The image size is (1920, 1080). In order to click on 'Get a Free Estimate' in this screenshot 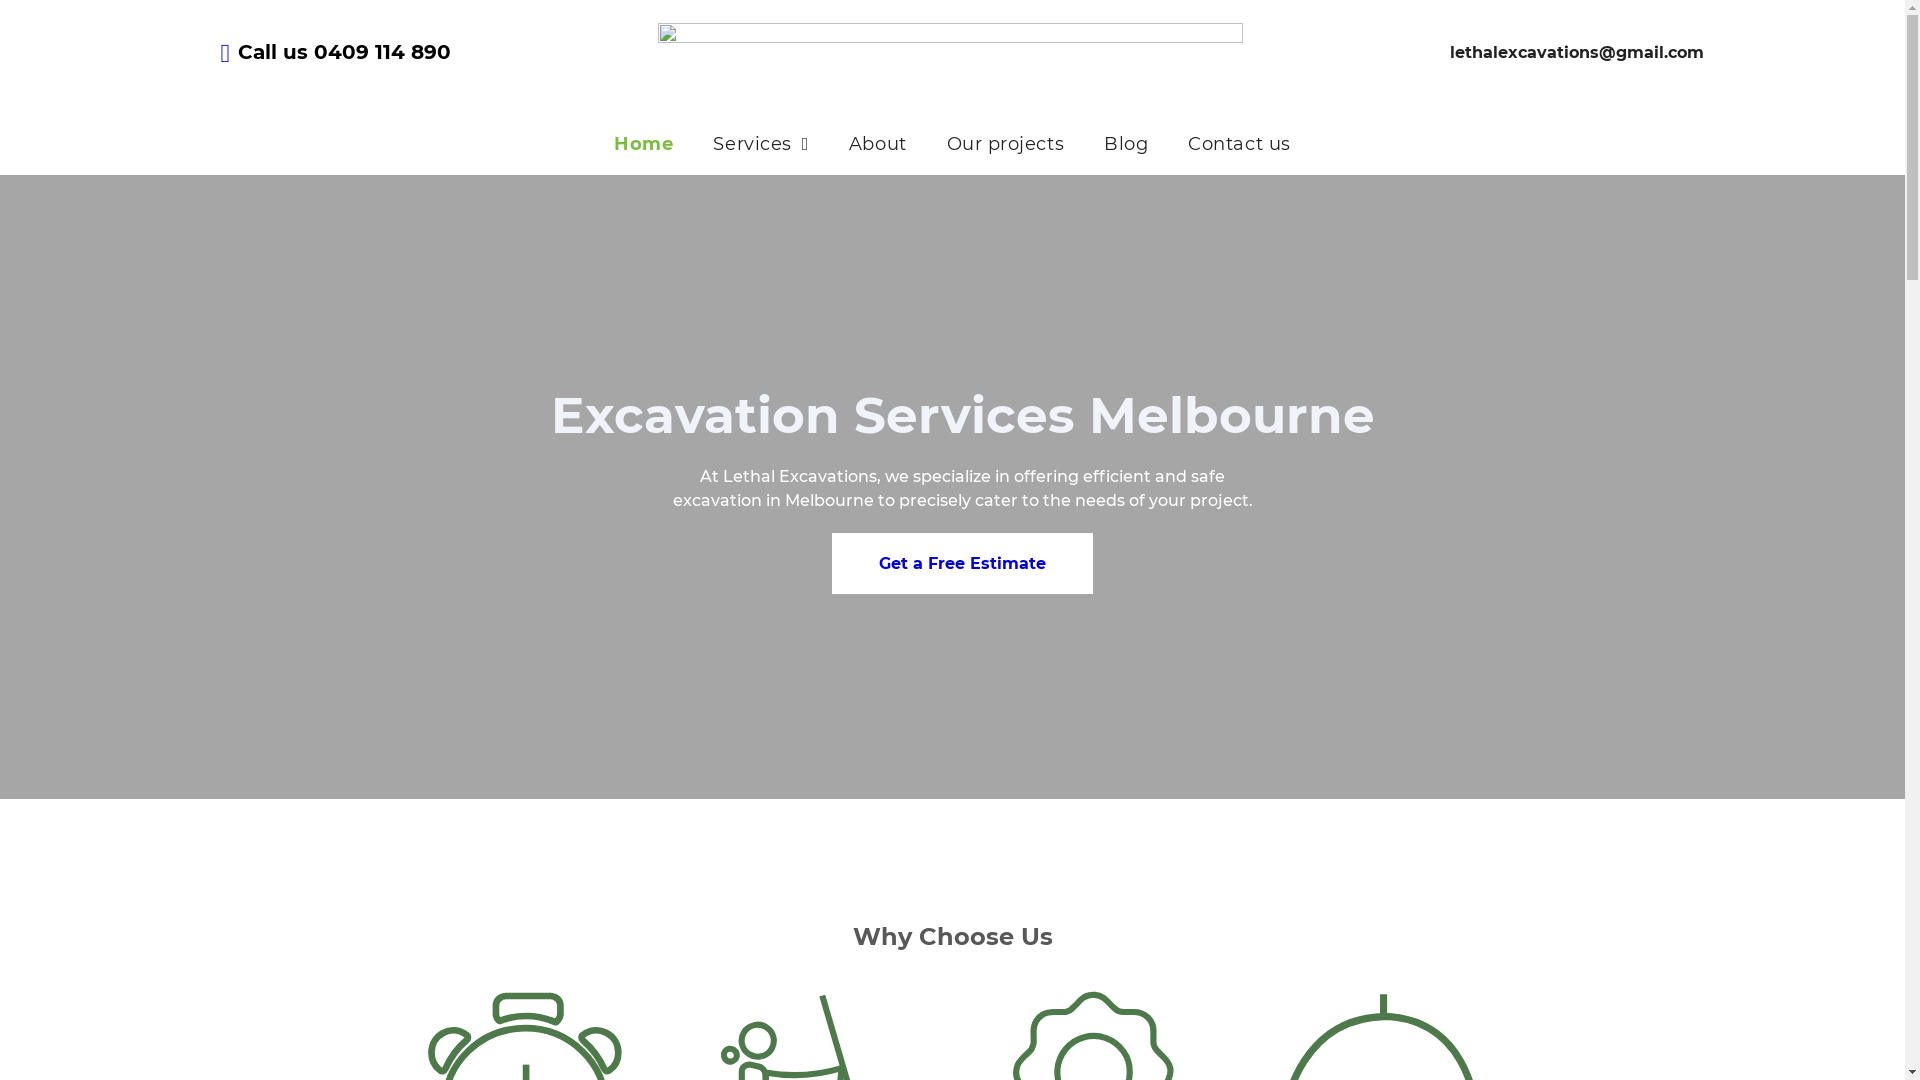, I will do `click(831, 563)`.